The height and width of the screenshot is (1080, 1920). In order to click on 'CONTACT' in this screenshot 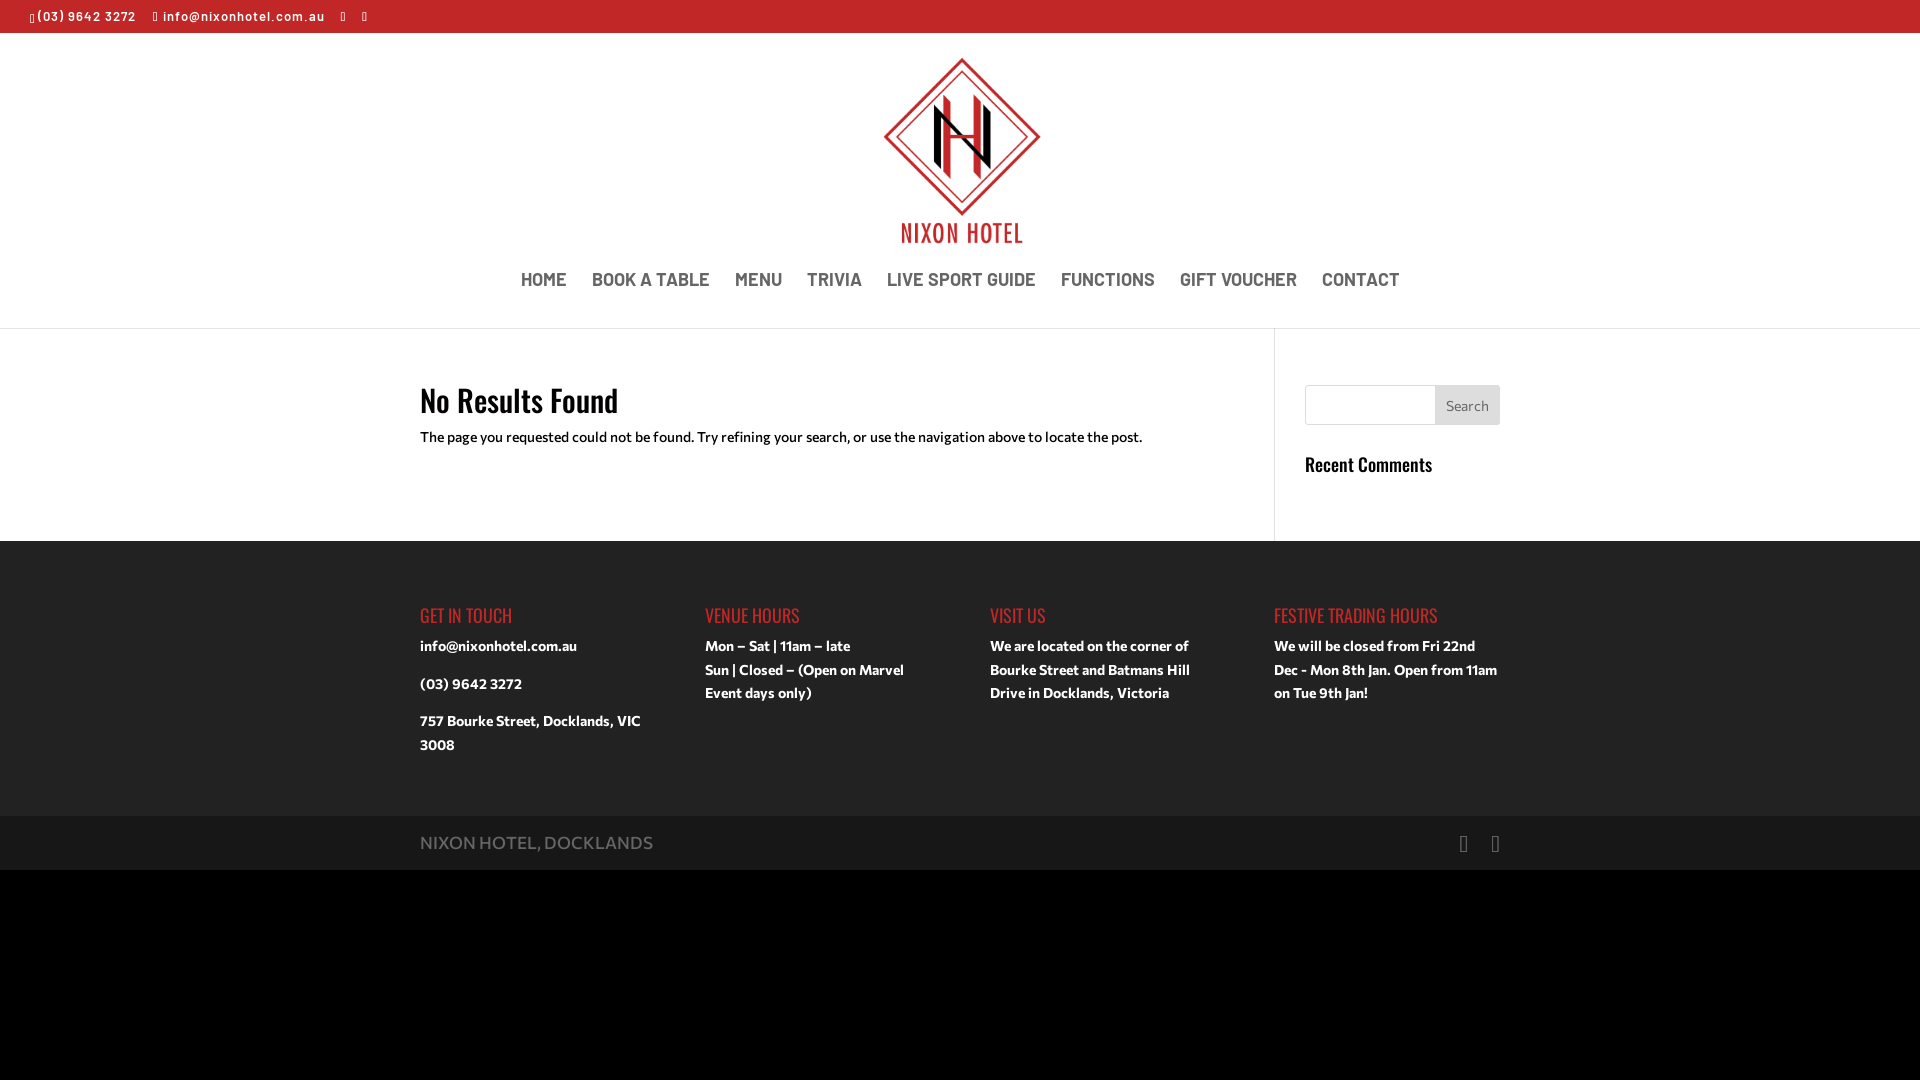, I will do `click(1360, 300)`.